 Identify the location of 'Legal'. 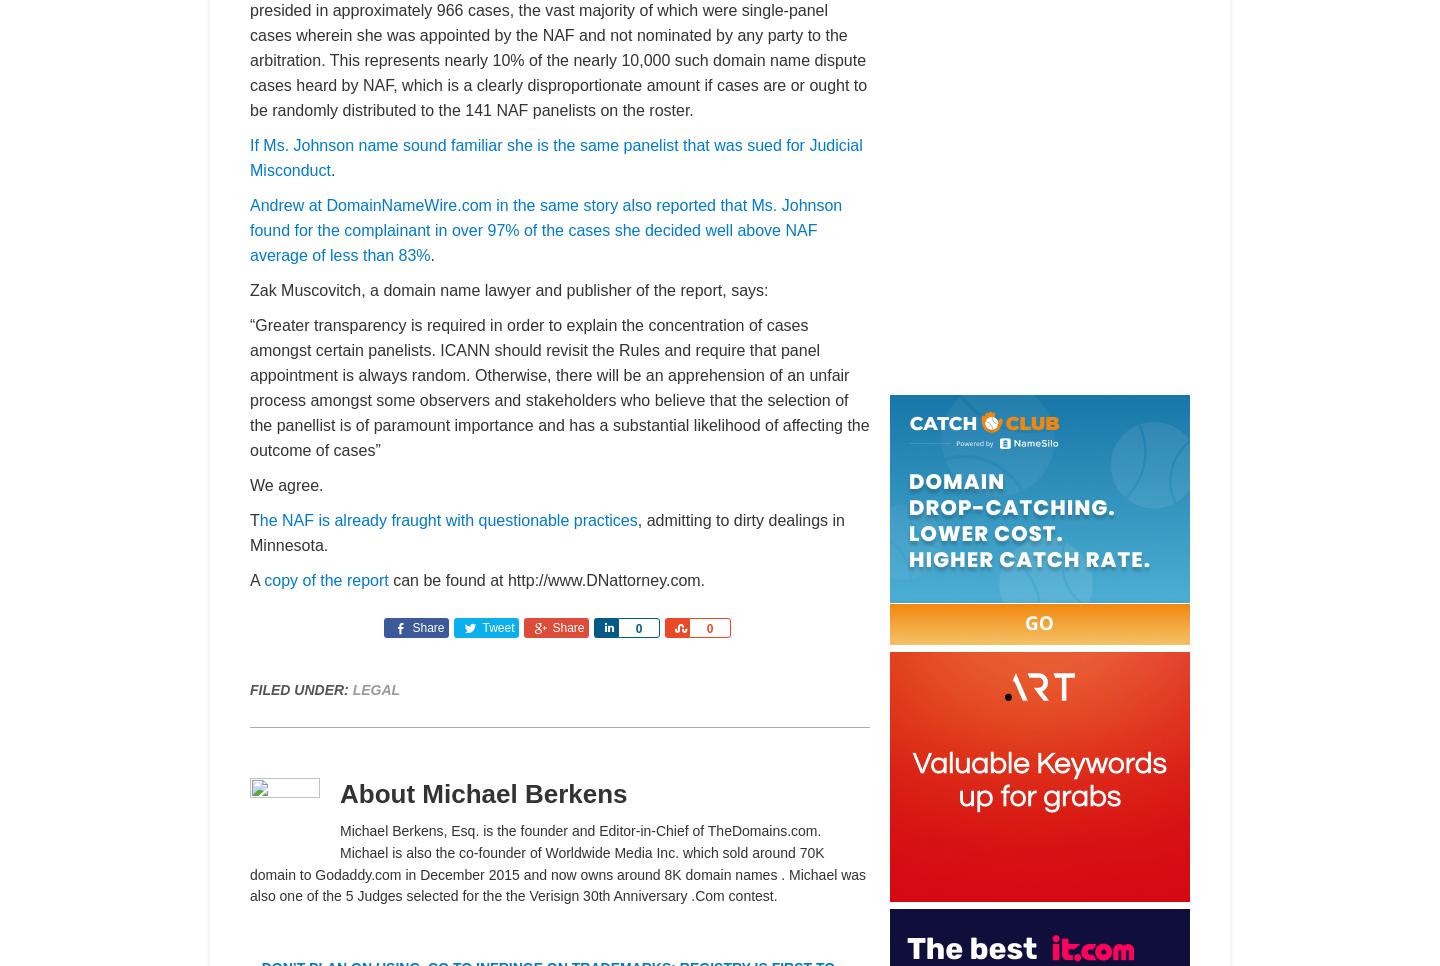
(374, 690).